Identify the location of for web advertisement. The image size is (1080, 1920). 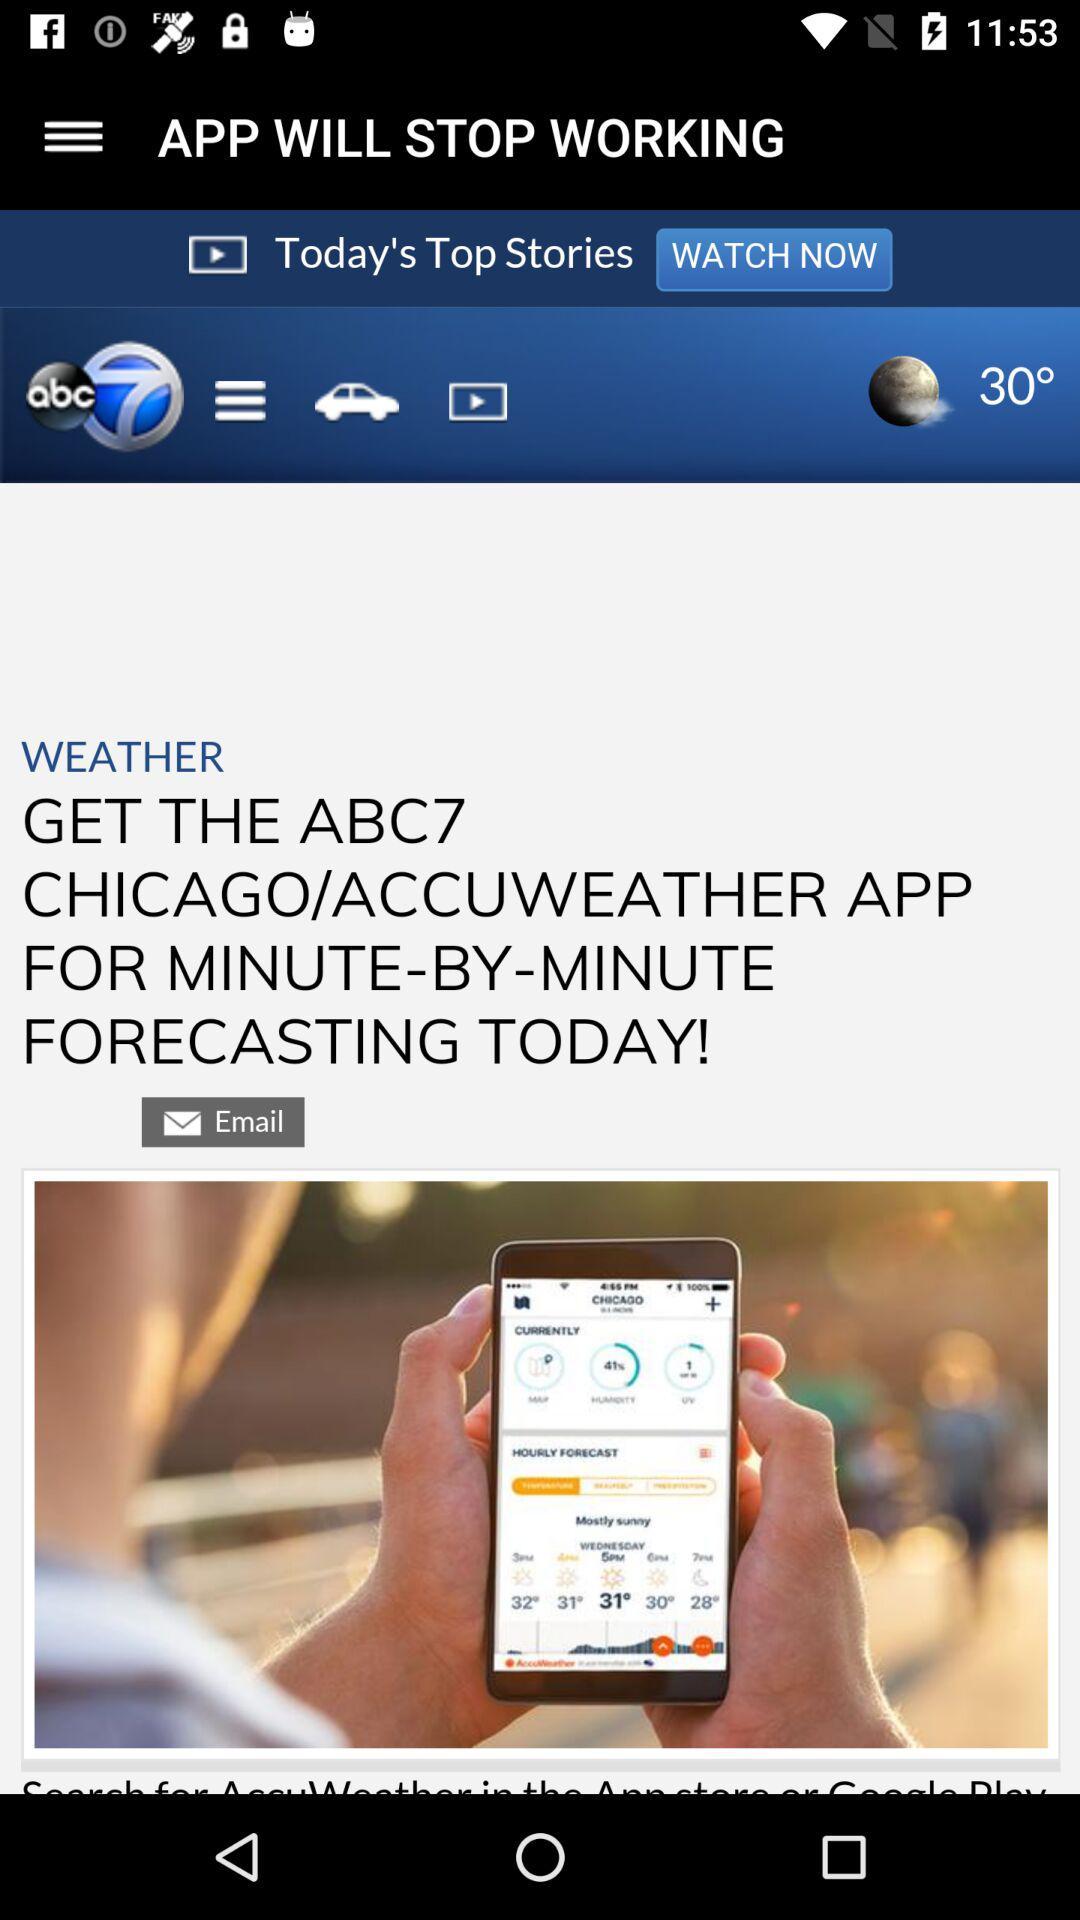
(540, 1002).